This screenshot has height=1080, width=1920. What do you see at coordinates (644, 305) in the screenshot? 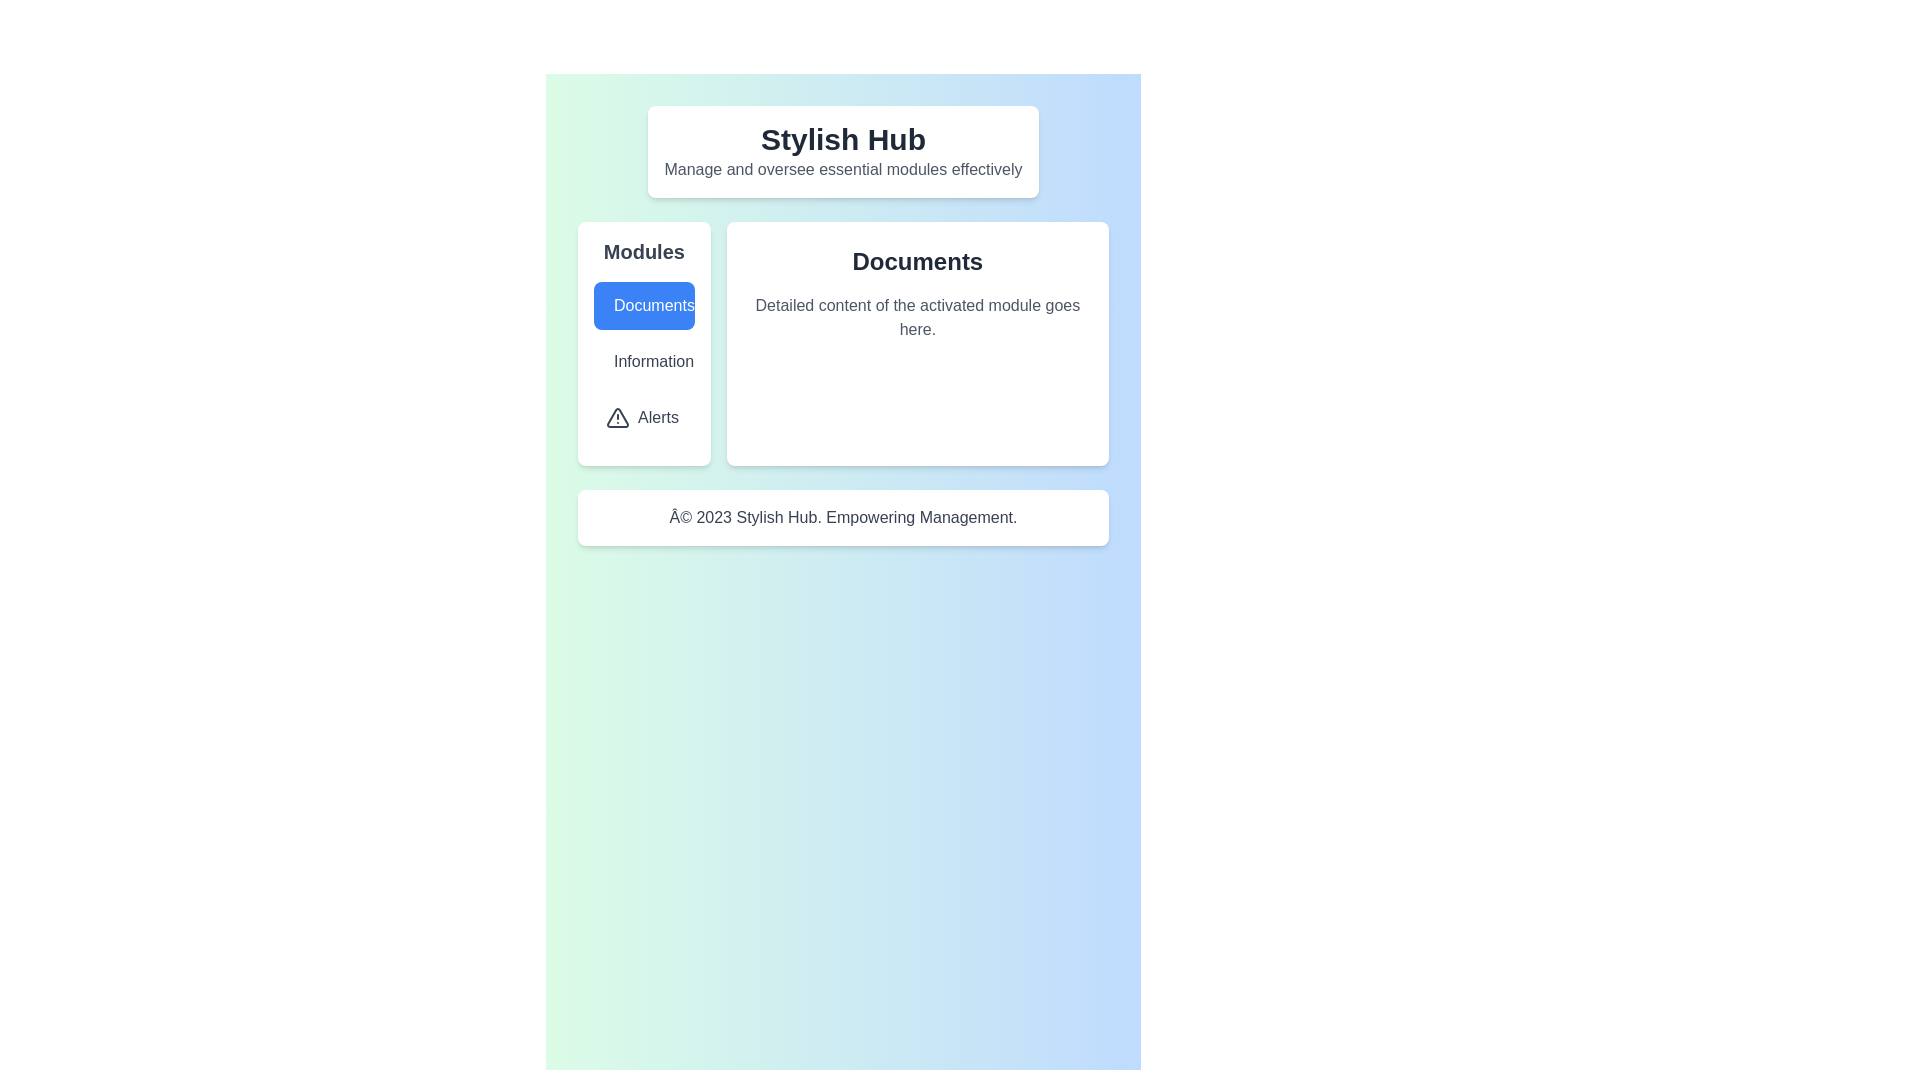
I see `the blue 'Documents' button in the navigation menu to observe its hover effects` at bounding box center [644, 305].